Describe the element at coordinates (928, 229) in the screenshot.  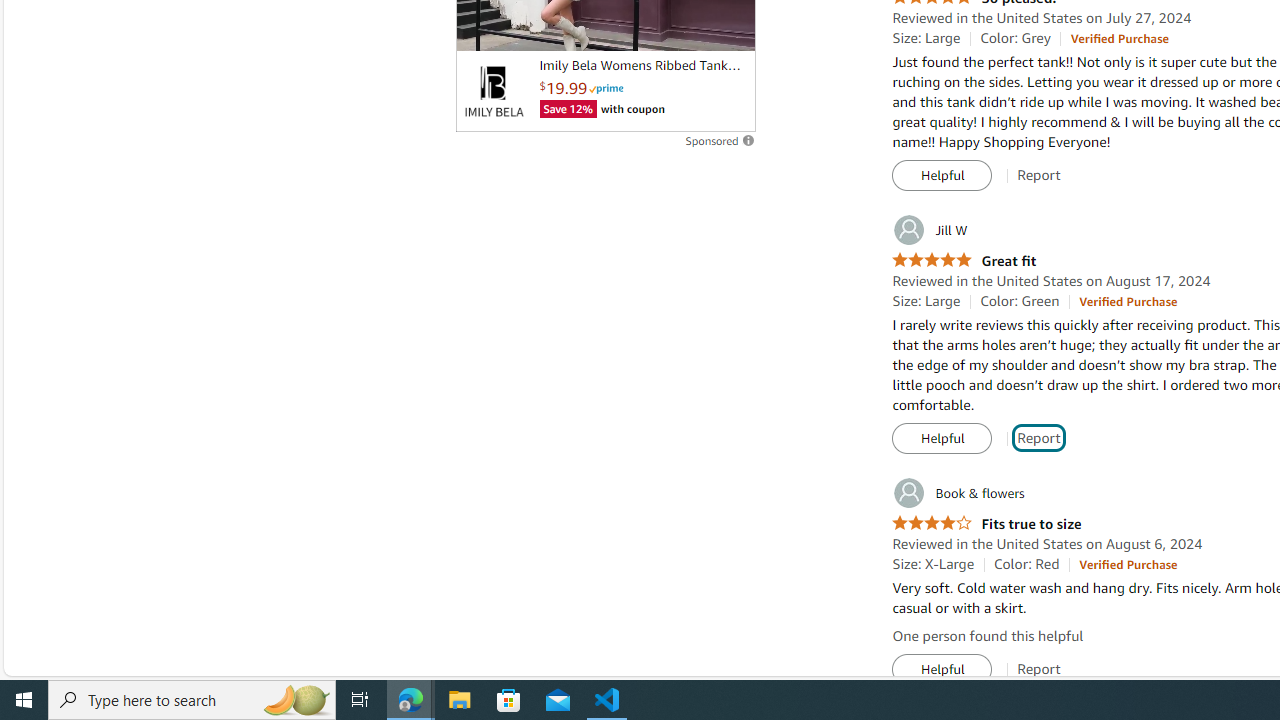
I see `'Jill W'` at that location.